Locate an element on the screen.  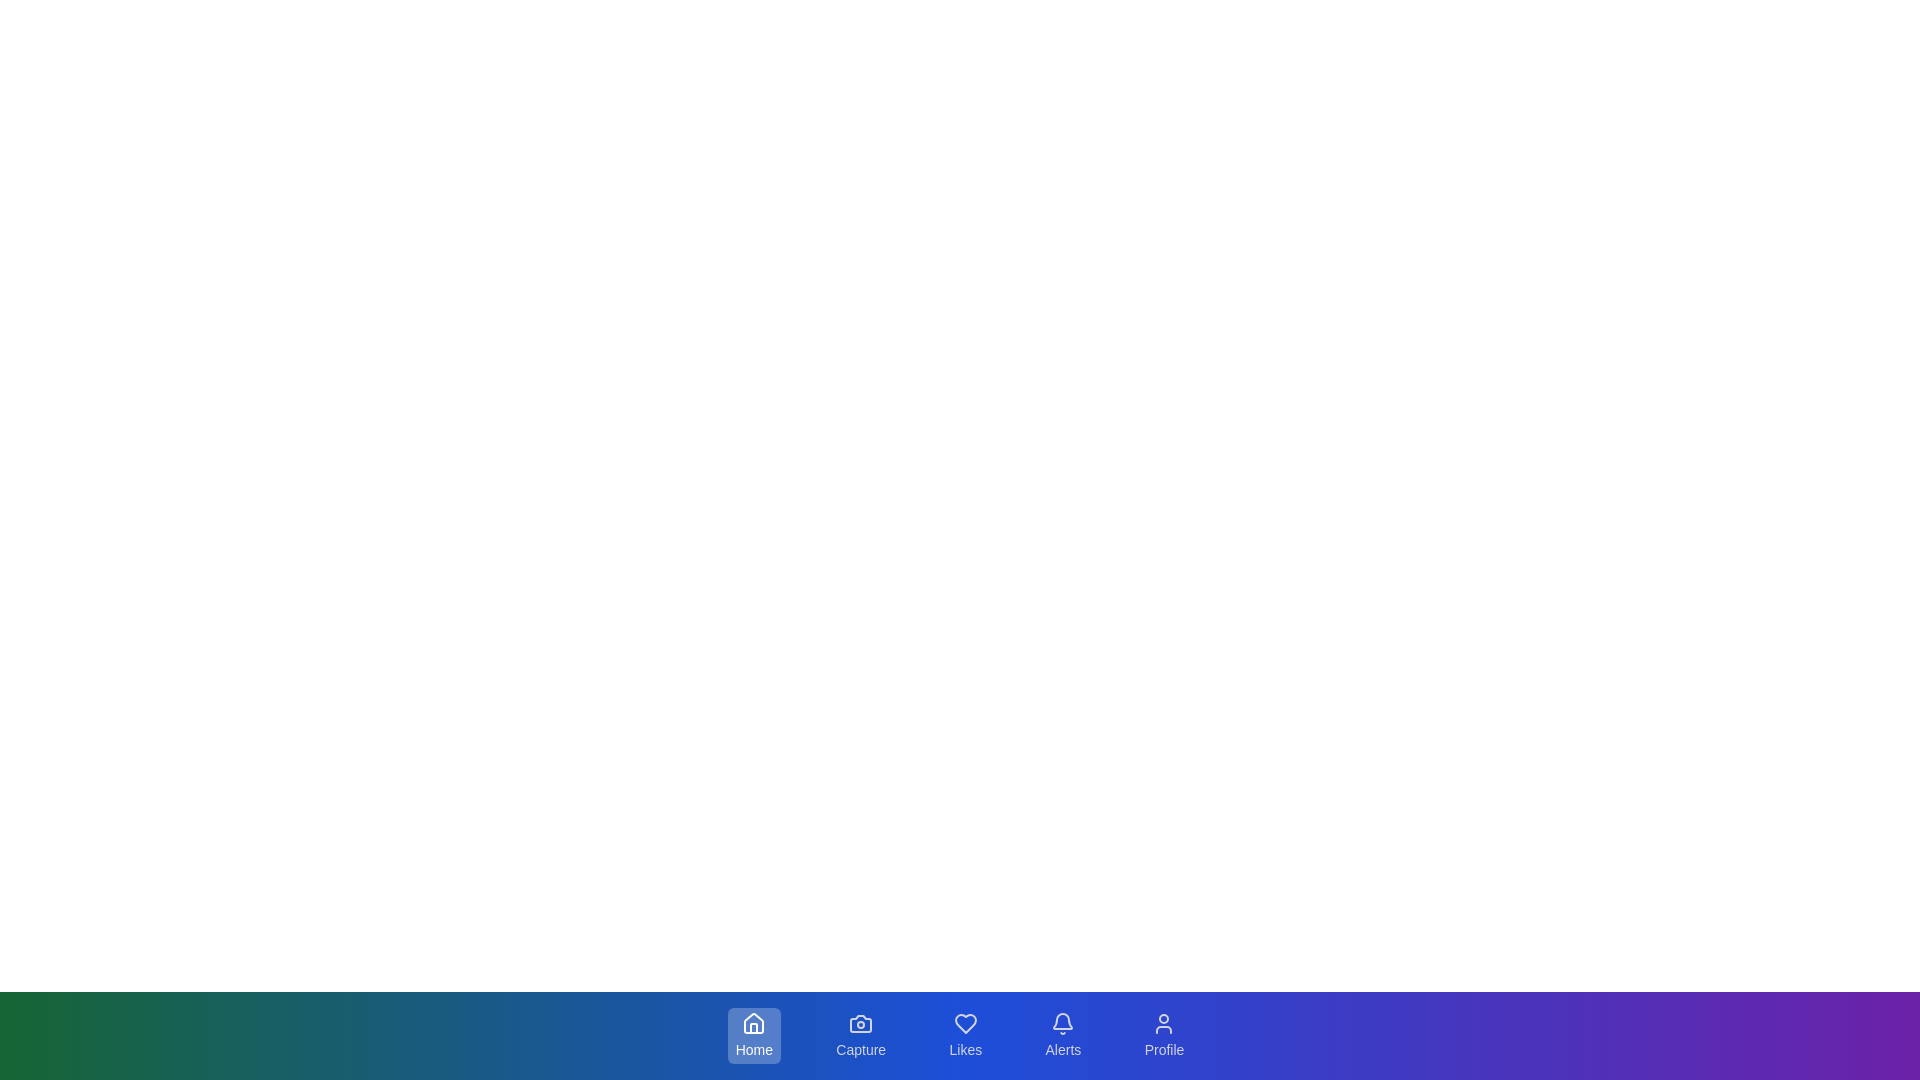
the button labeled Alerts to observe the visual feedback is located at coordinates (1061, 1035).